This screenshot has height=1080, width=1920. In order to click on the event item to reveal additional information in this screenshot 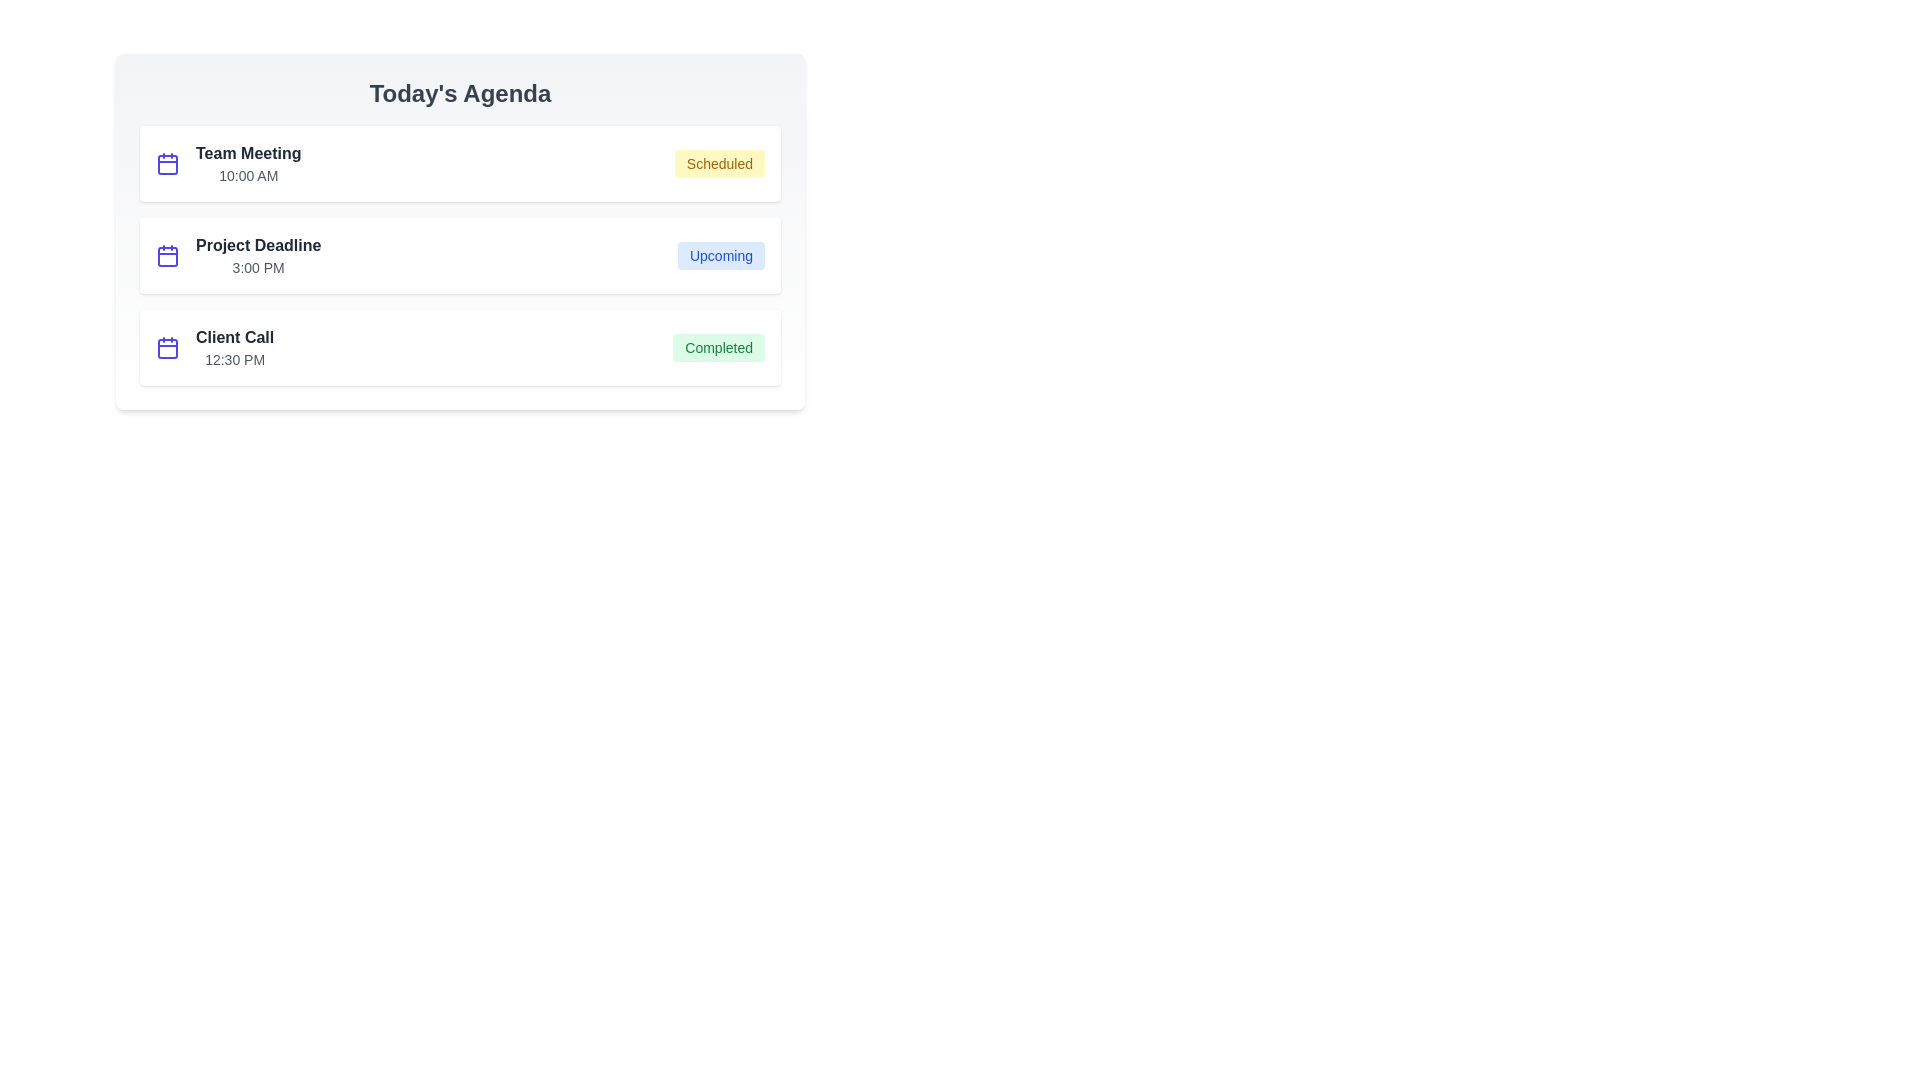, I will do `click(459, 163)`.